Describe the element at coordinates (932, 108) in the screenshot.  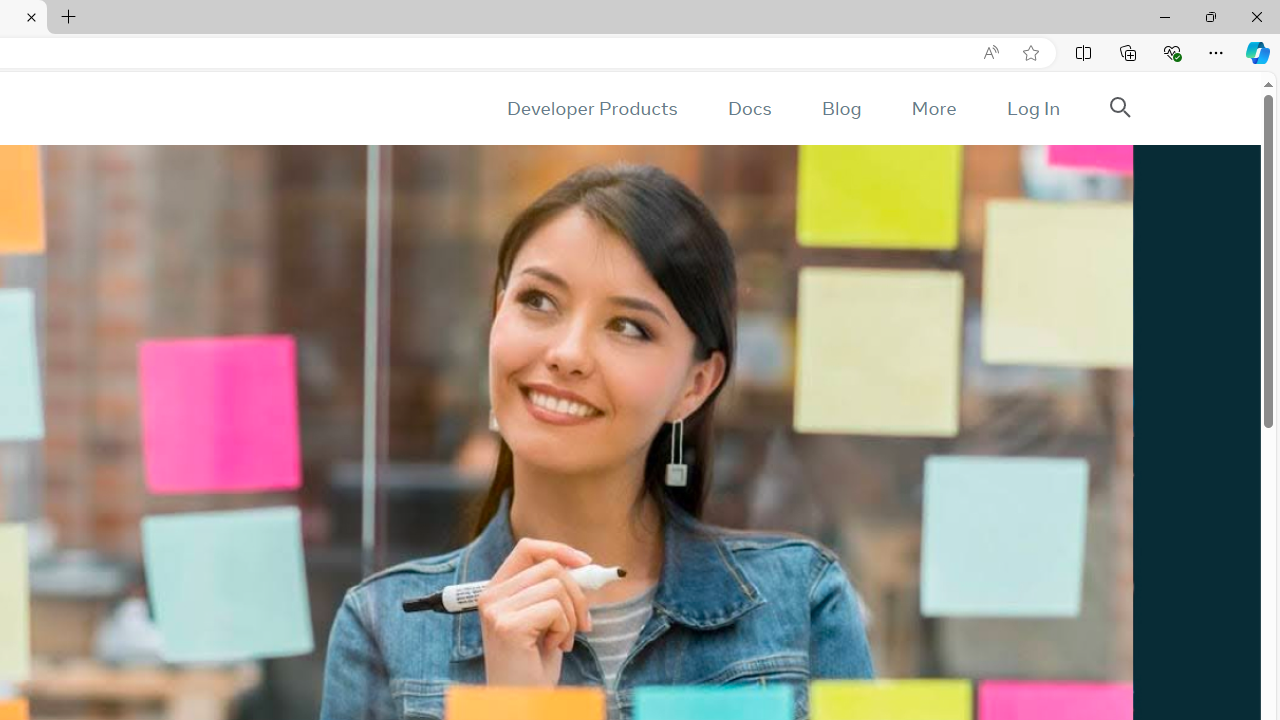
I see `'More'` at that location.